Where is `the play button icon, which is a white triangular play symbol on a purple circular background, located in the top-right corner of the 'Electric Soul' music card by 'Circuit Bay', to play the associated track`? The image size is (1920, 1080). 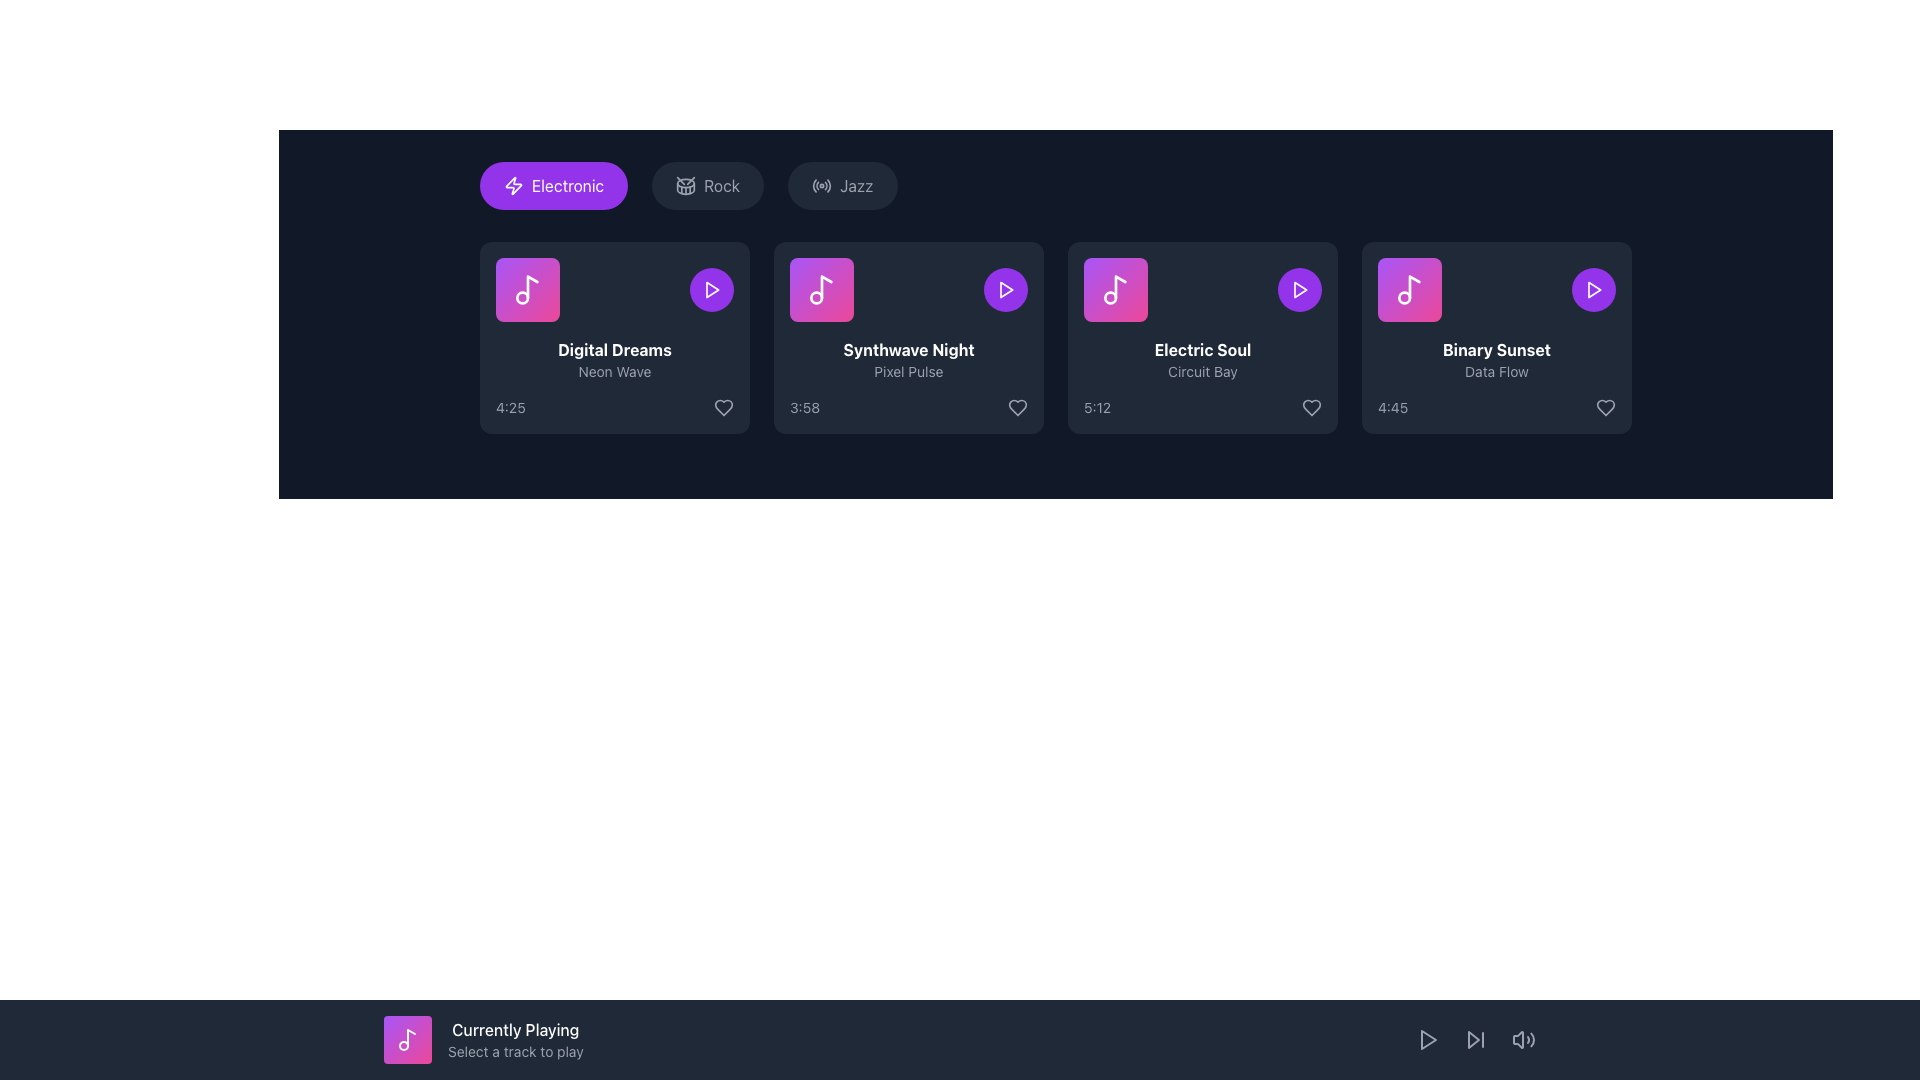 the play button icon, which is a white triangular play symbol on a purple circular background, located in the top-right corner of the 'Electric Soul' music card by 'Circuit Bay', to play the associated track is located at coordinates (1300, 289).